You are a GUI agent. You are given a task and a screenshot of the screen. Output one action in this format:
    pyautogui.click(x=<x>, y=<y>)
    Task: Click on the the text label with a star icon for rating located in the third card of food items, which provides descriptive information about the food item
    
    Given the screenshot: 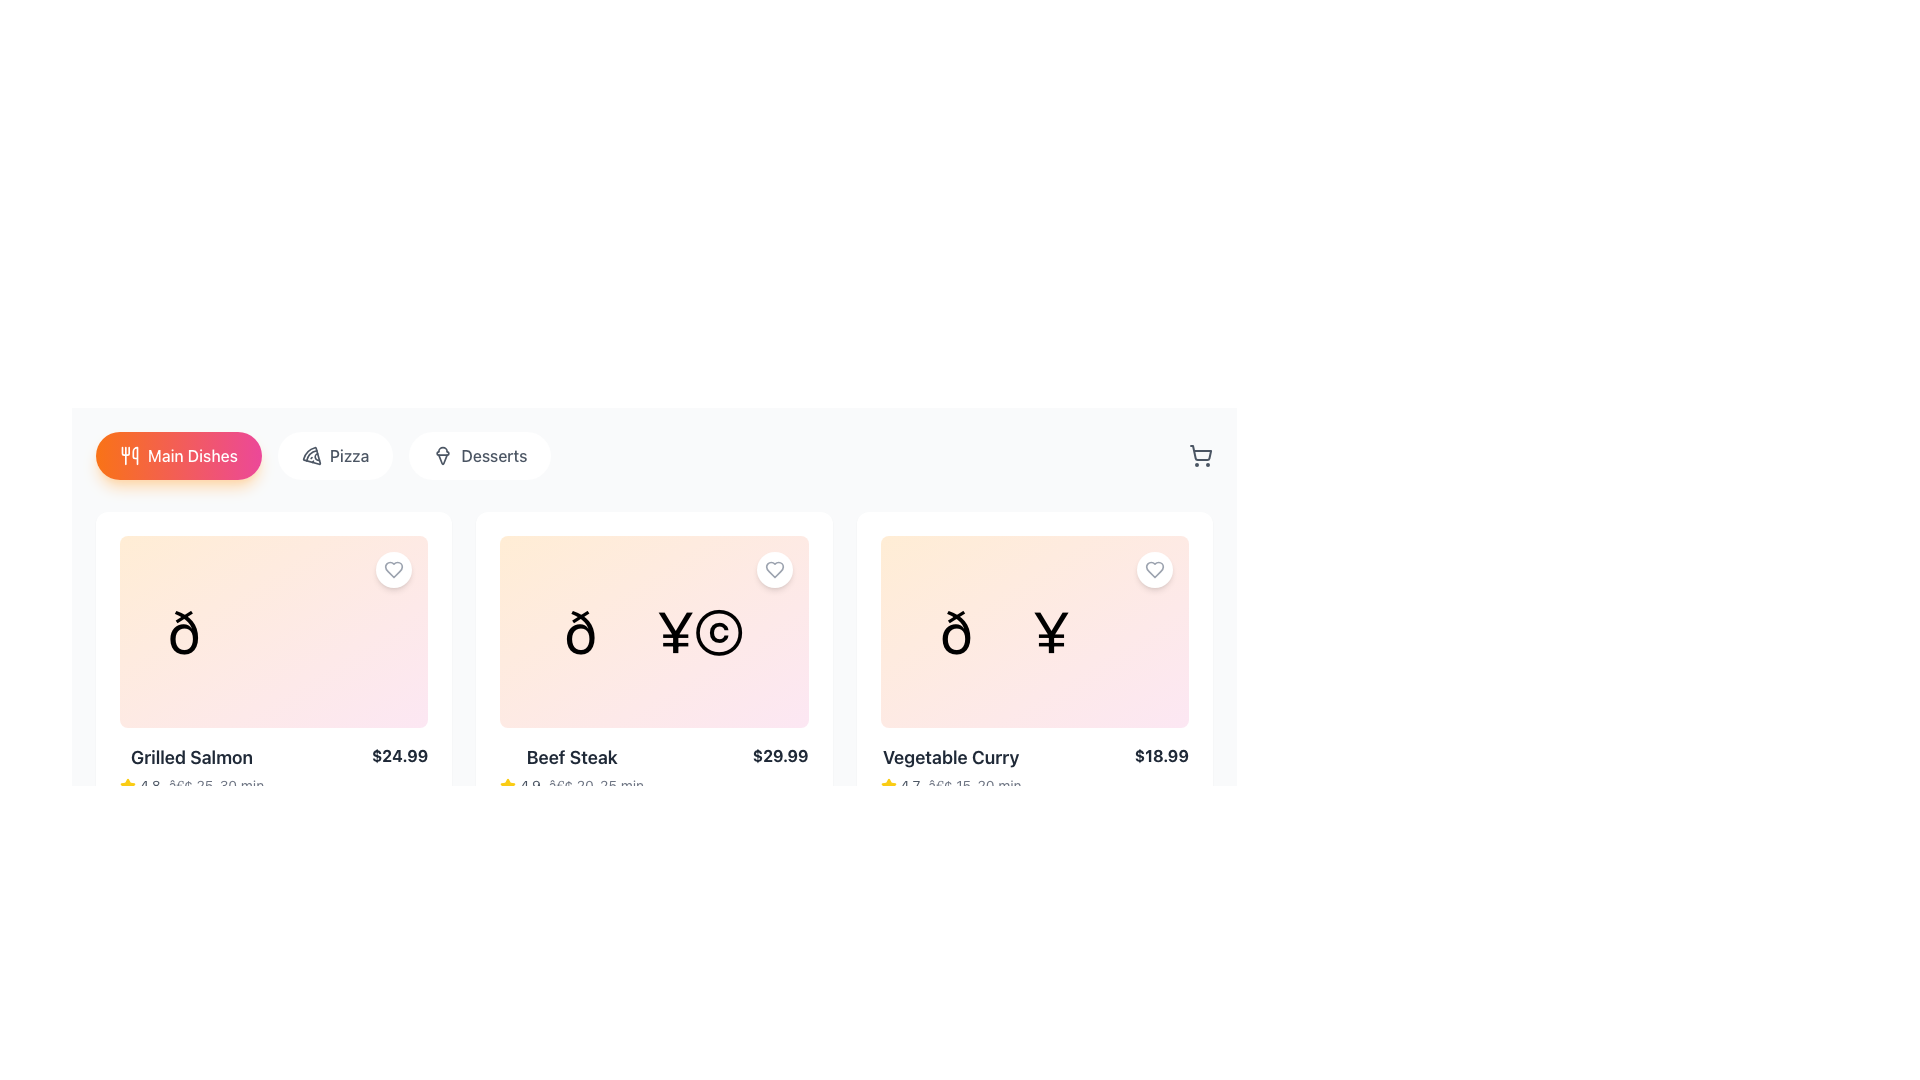 What is the action you would take?
    pyautogui.click(x=950, y=769)
    